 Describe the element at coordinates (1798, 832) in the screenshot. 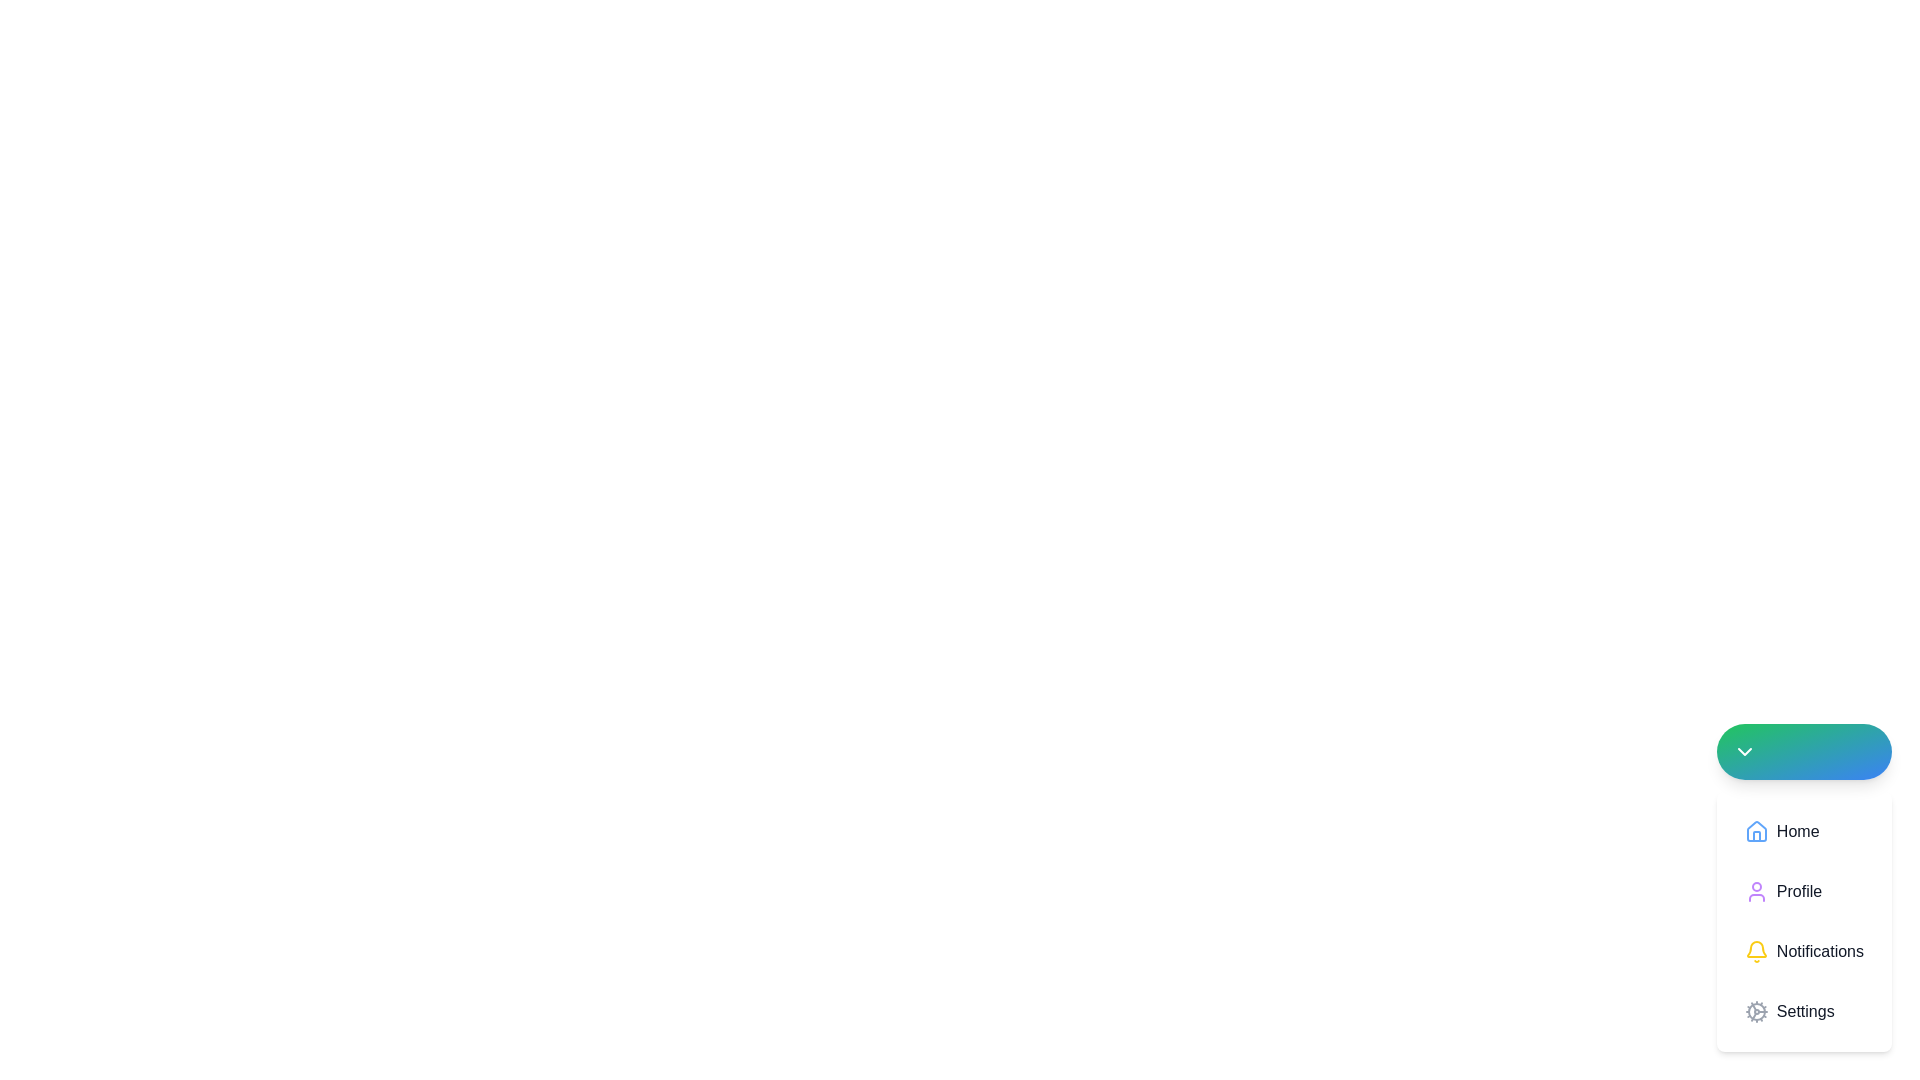

I see `the 'Home' label in the vertical menu, which is positioned to the right of the house icon` at that location.